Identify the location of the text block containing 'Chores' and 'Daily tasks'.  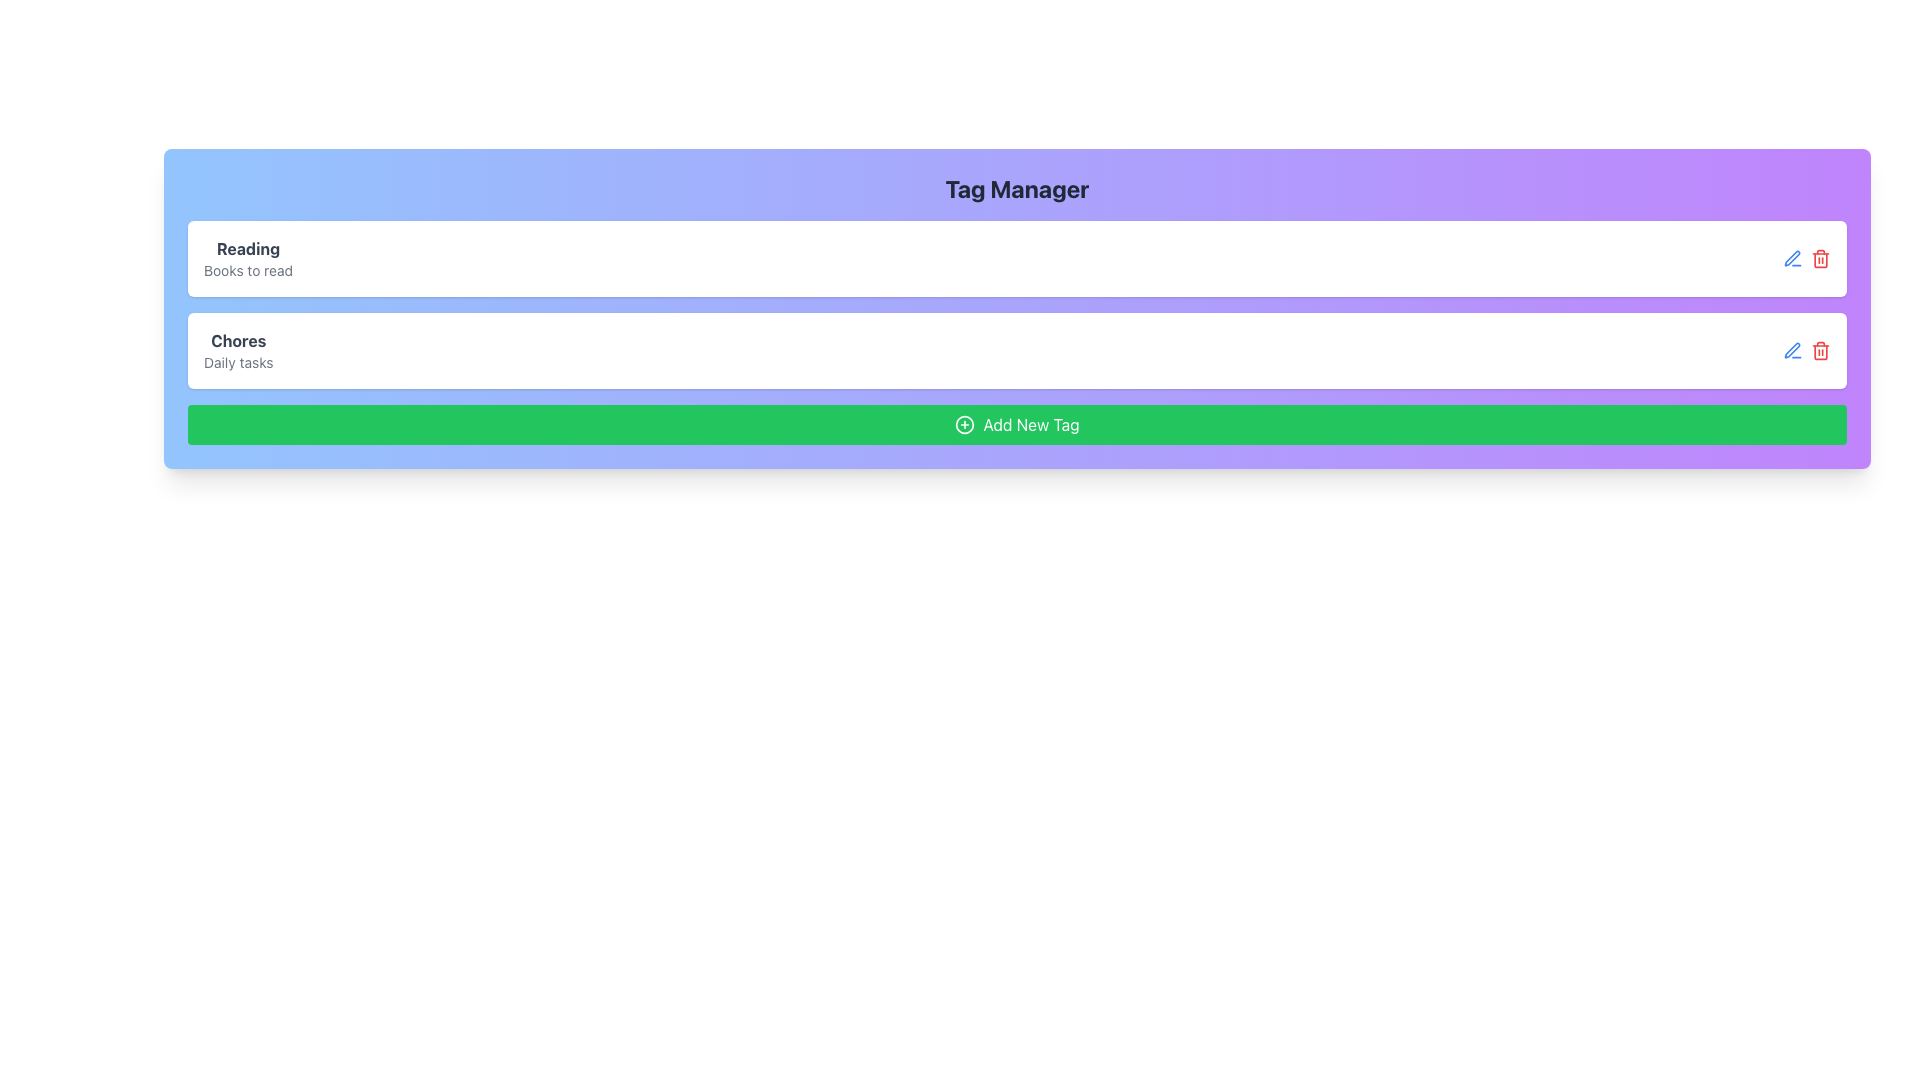
(238, 350).